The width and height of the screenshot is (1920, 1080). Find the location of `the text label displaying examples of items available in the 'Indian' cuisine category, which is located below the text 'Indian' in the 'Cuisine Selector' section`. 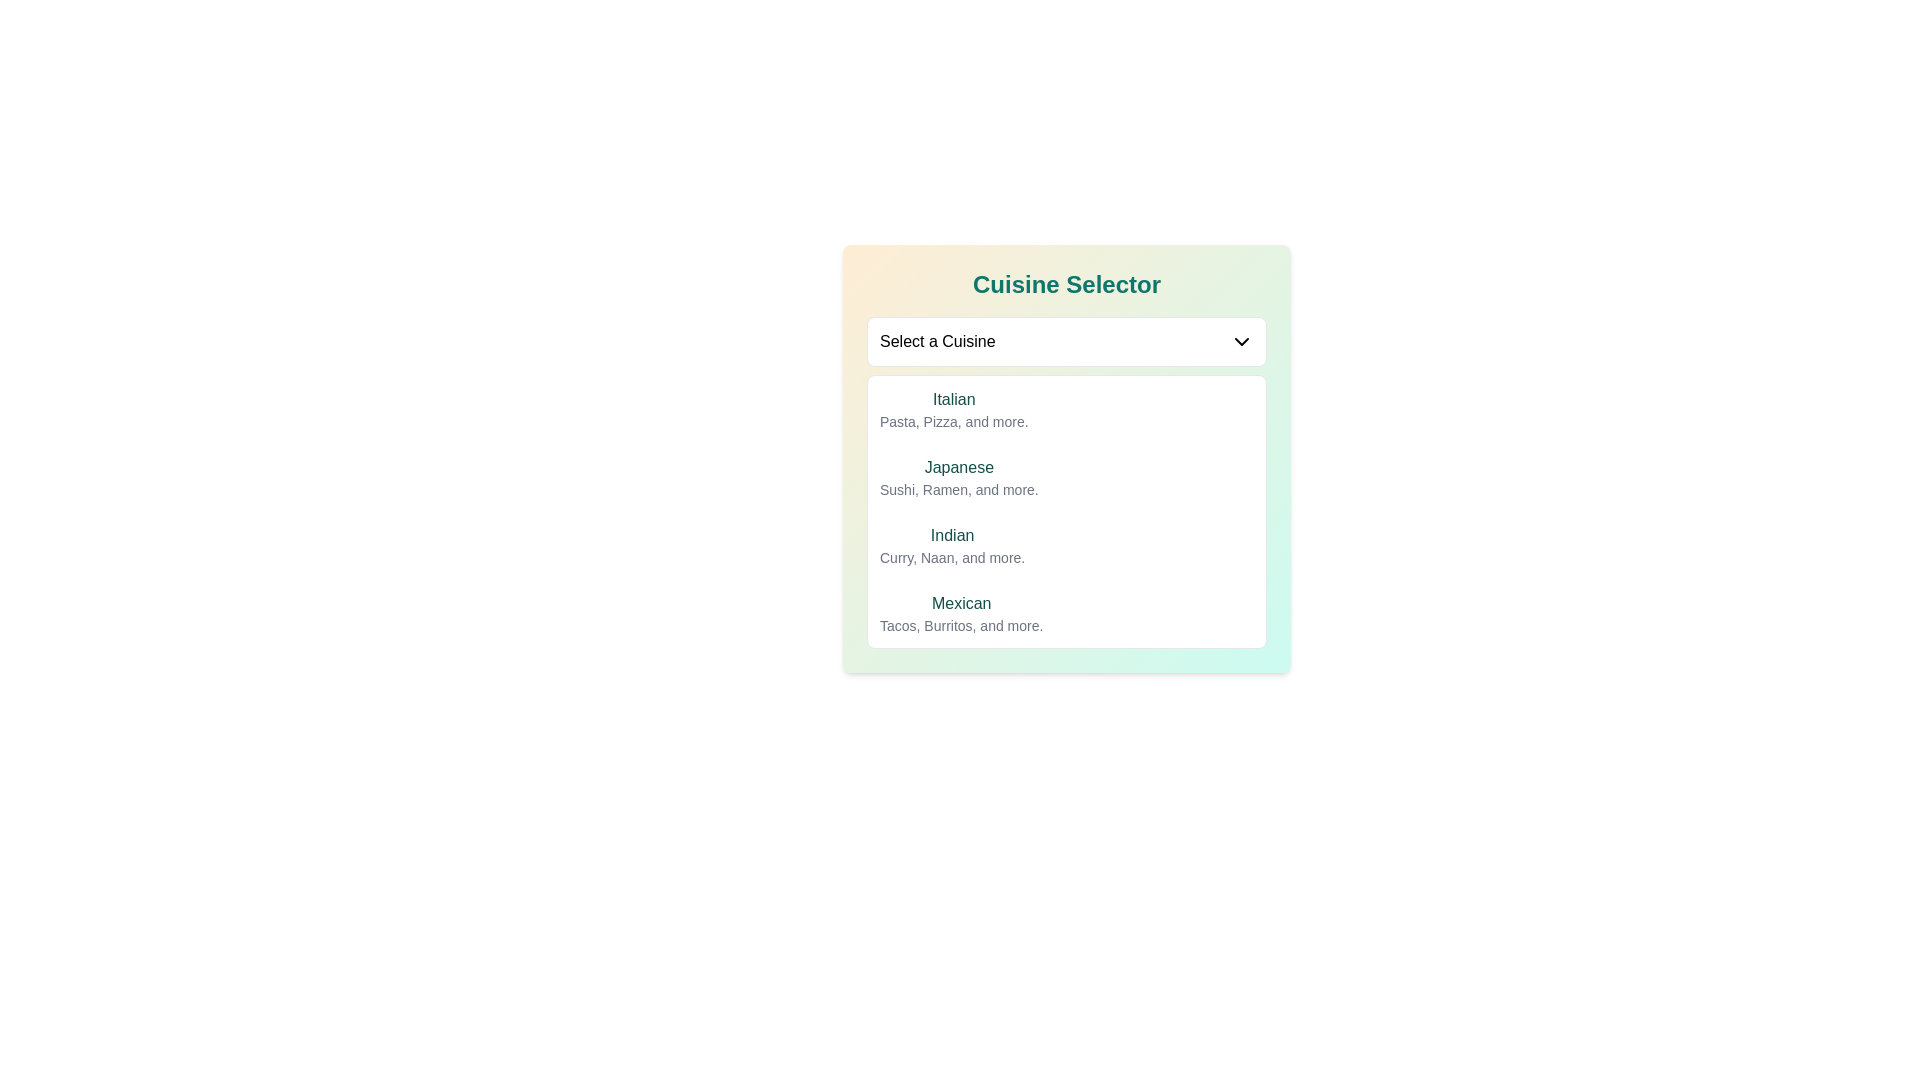

the text label displaying examples of items available in the 'Indian' cuisine category, which is located below the text 'Indian' in the 'Cuisine Selector' section is located at coordinates (951, 558).